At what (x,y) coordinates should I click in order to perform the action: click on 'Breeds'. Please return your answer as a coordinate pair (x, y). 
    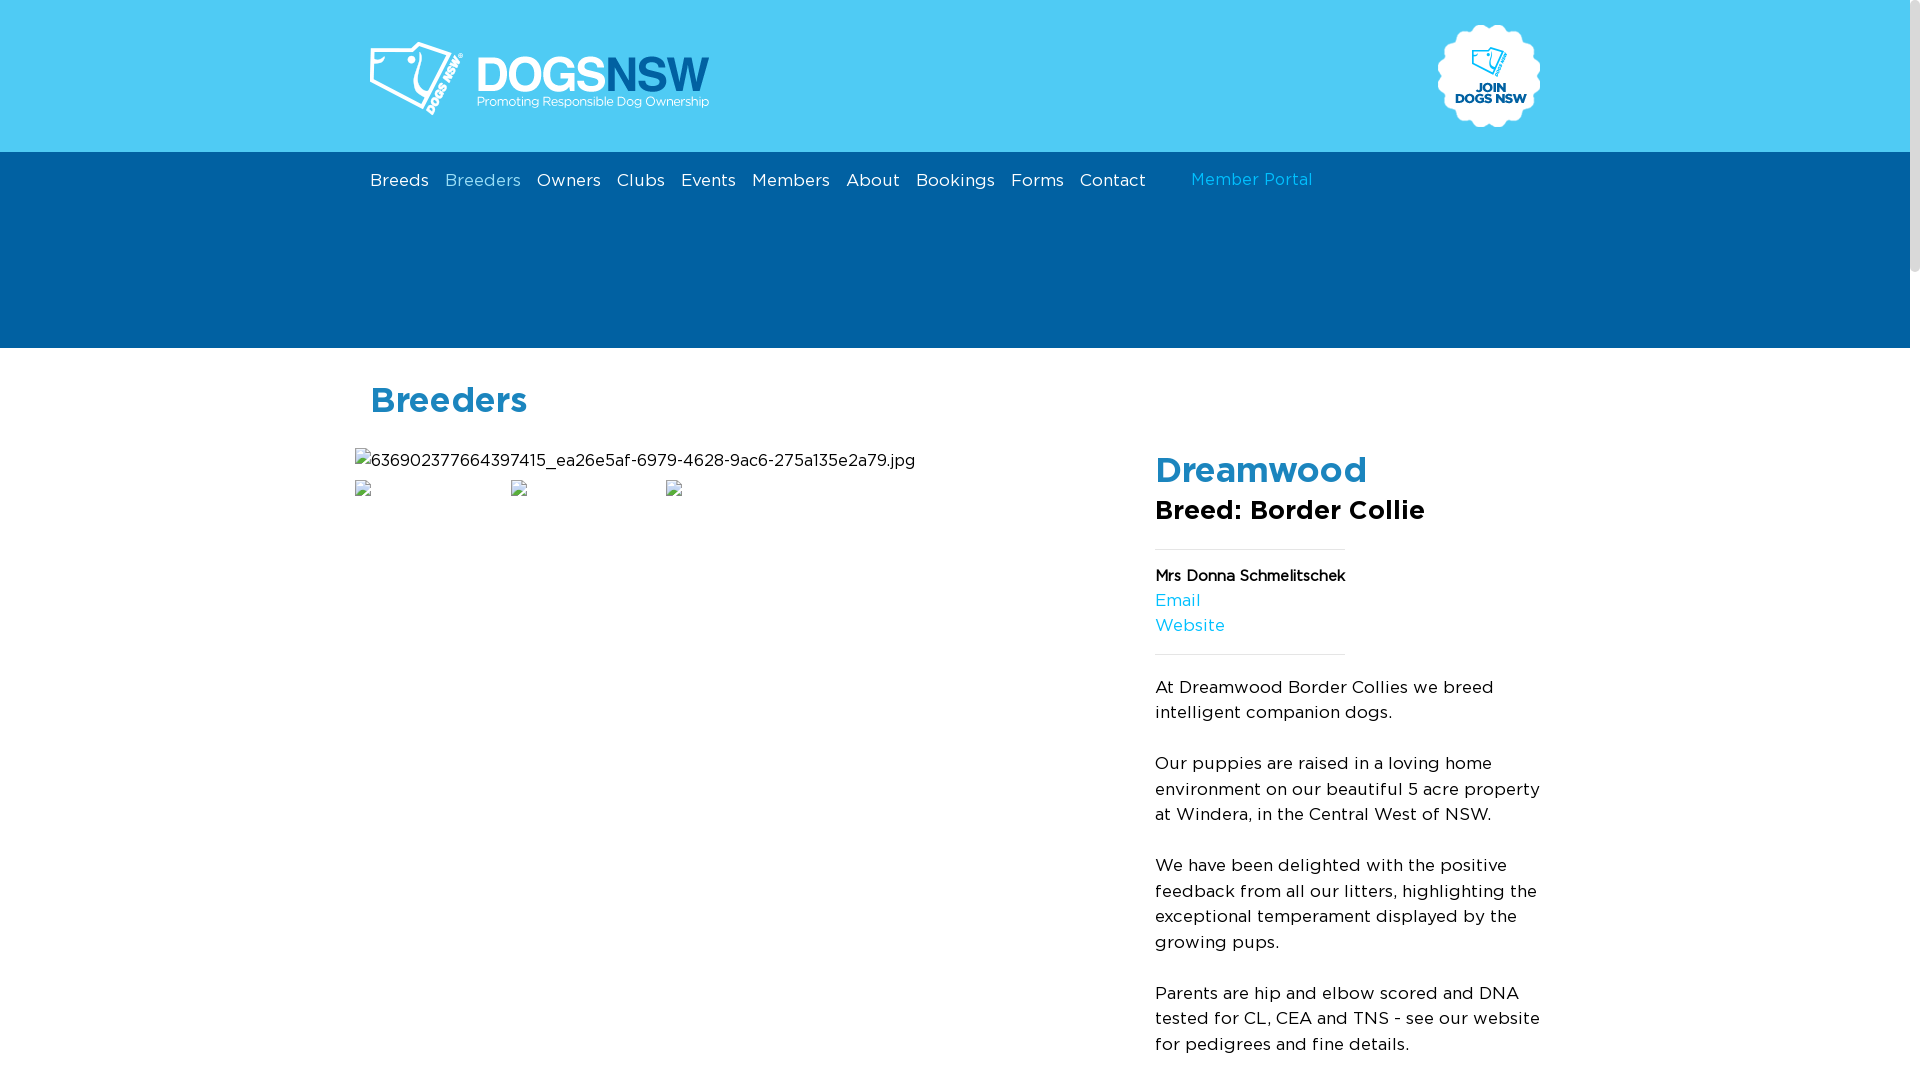
    Looking at the image, I should click on (406, 181).